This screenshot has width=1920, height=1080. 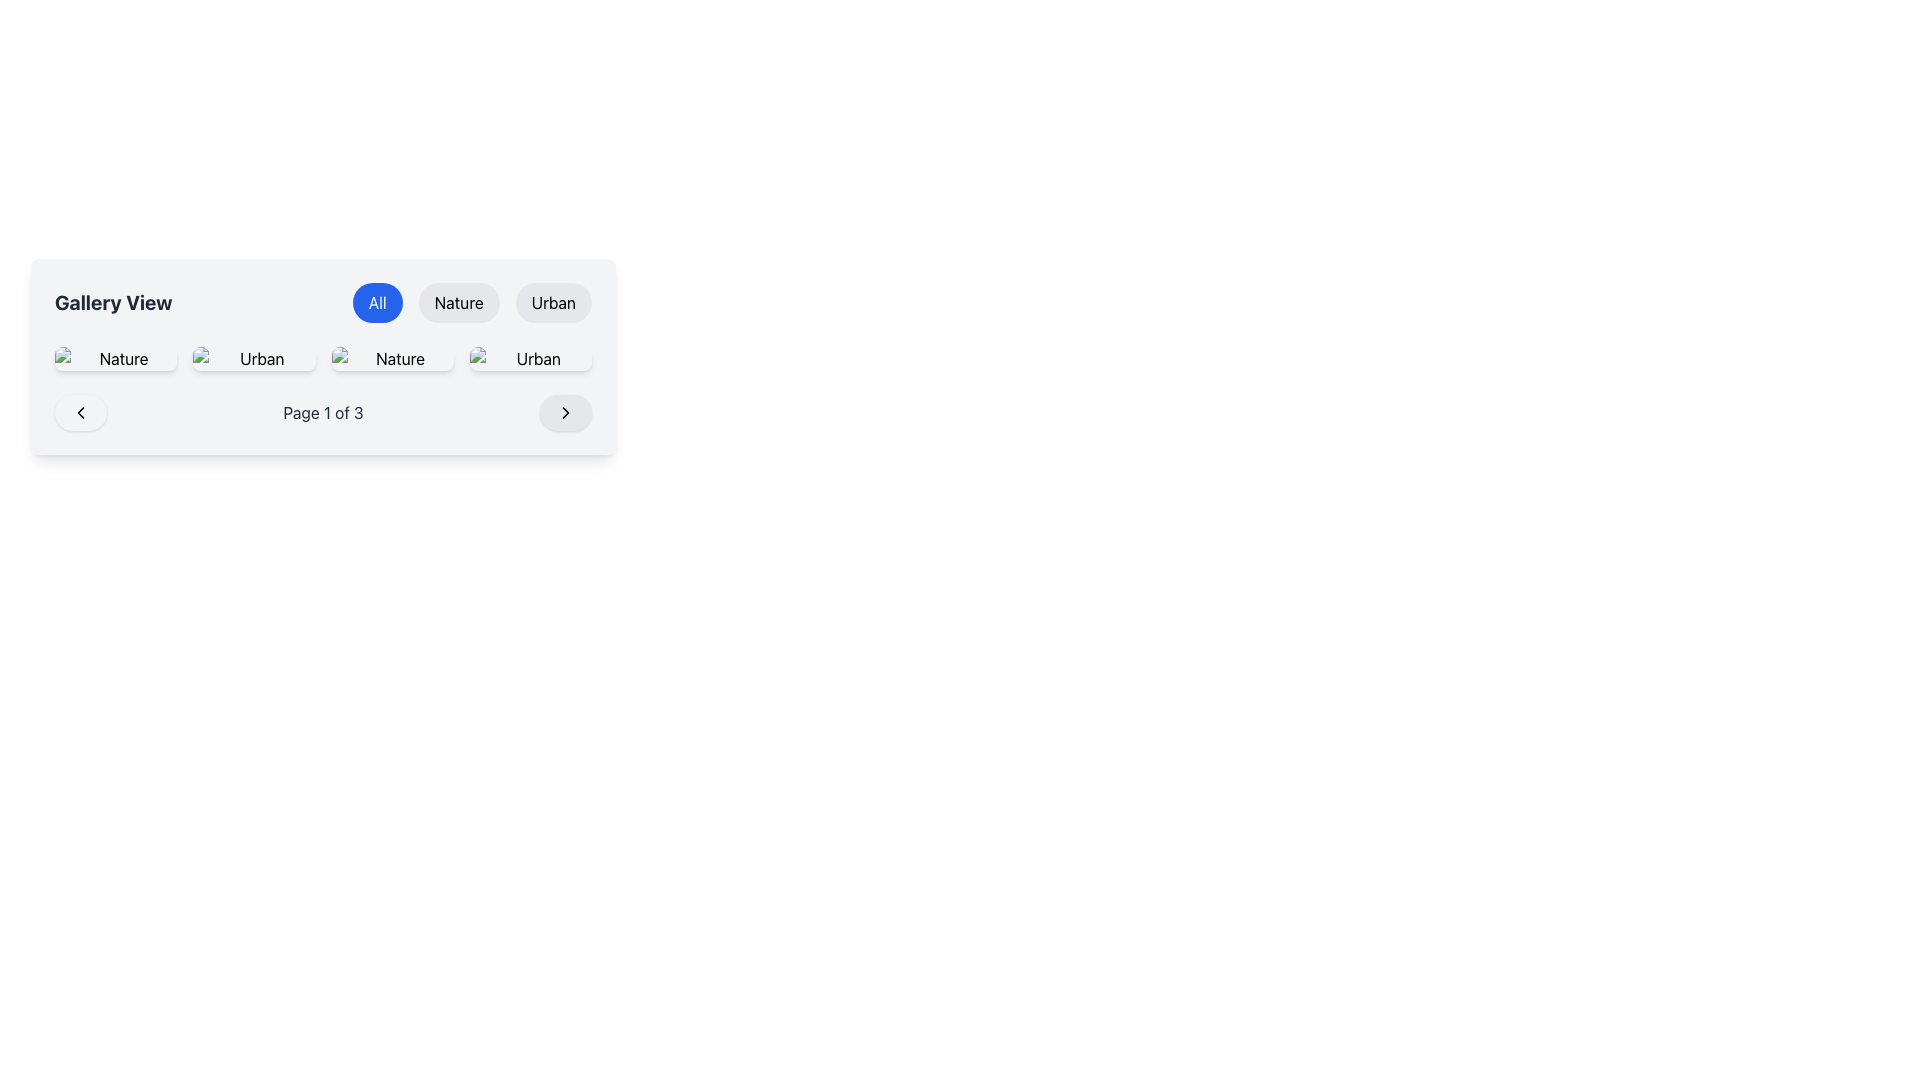 What do you see at coordinates (80, 411) in the screenshot?
I see `the left-facing chevron icon within the circular button` at bounding box center [80, 411].